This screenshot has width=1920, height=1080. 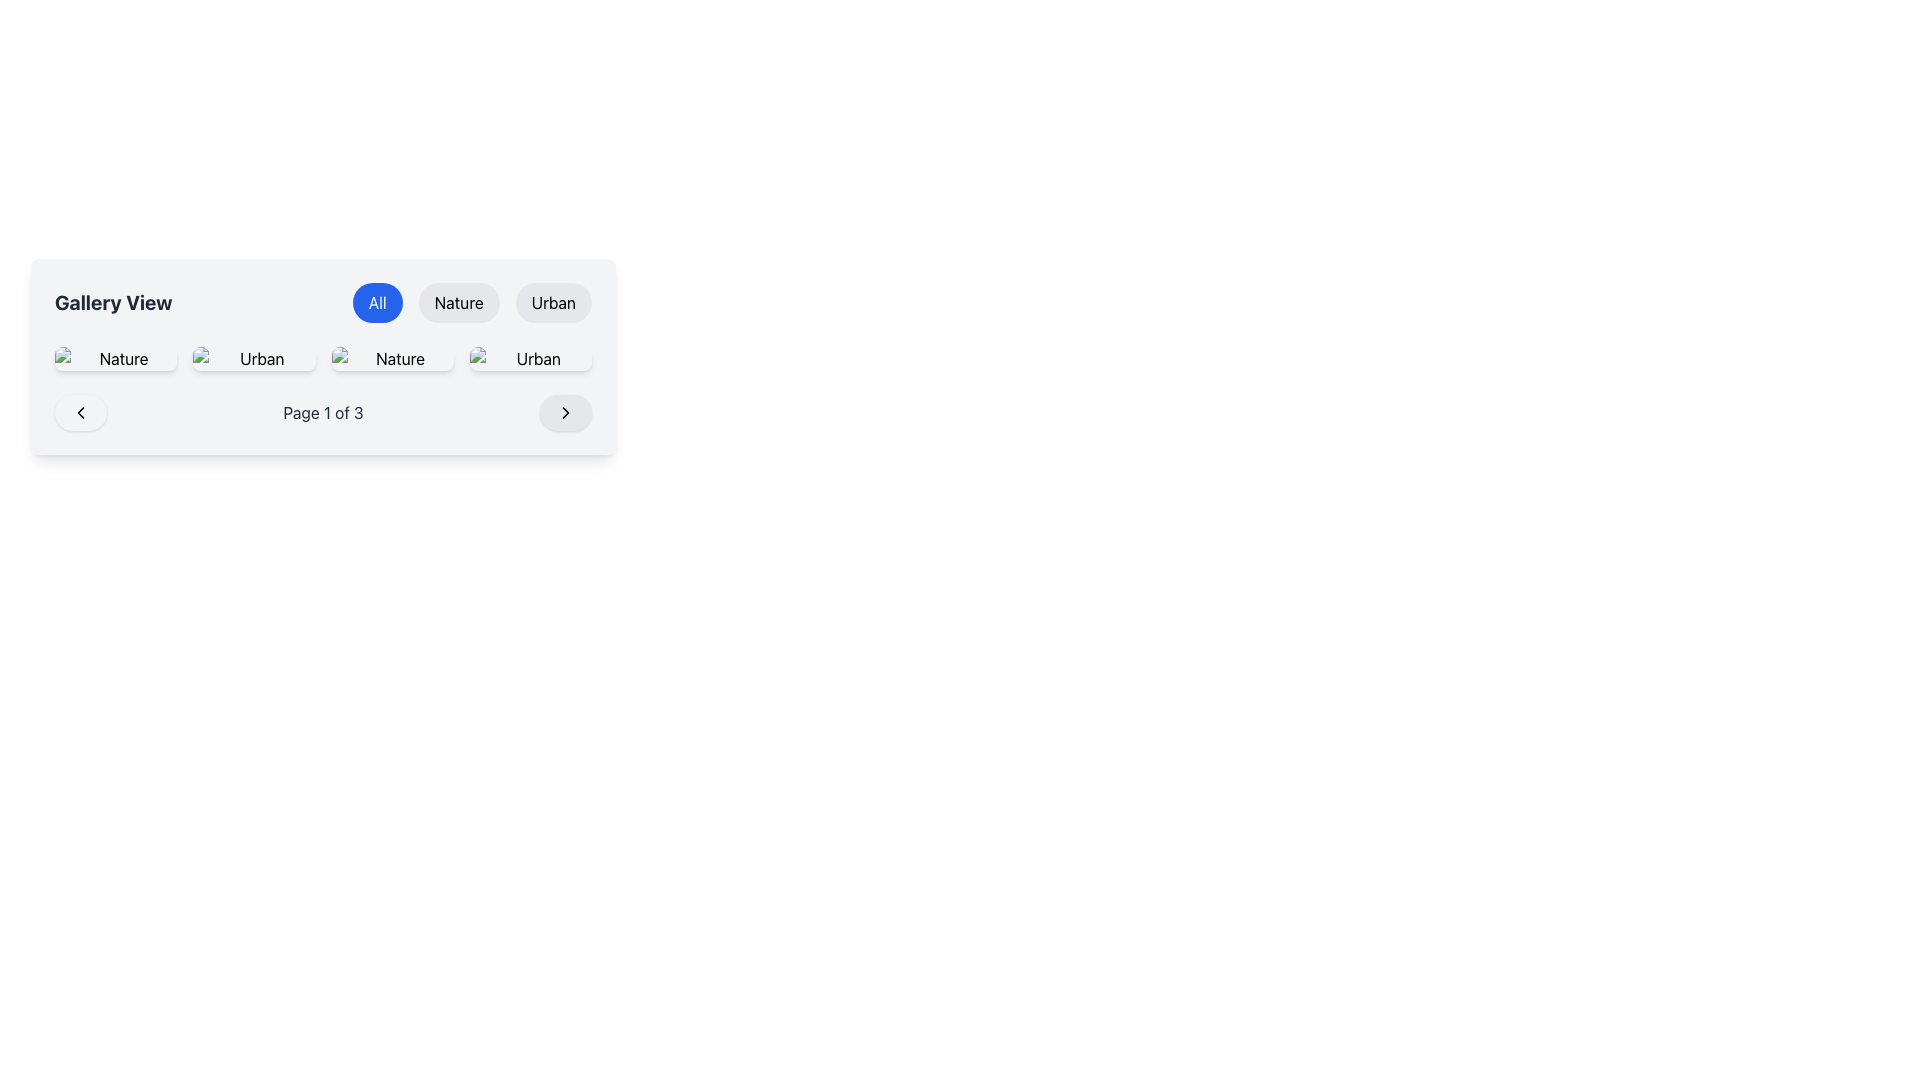 What do you see at coordinates (80, 411) in the screenshot?
I see `the left-facing chevron icon within the circular button` at bounding box center [80, 411].